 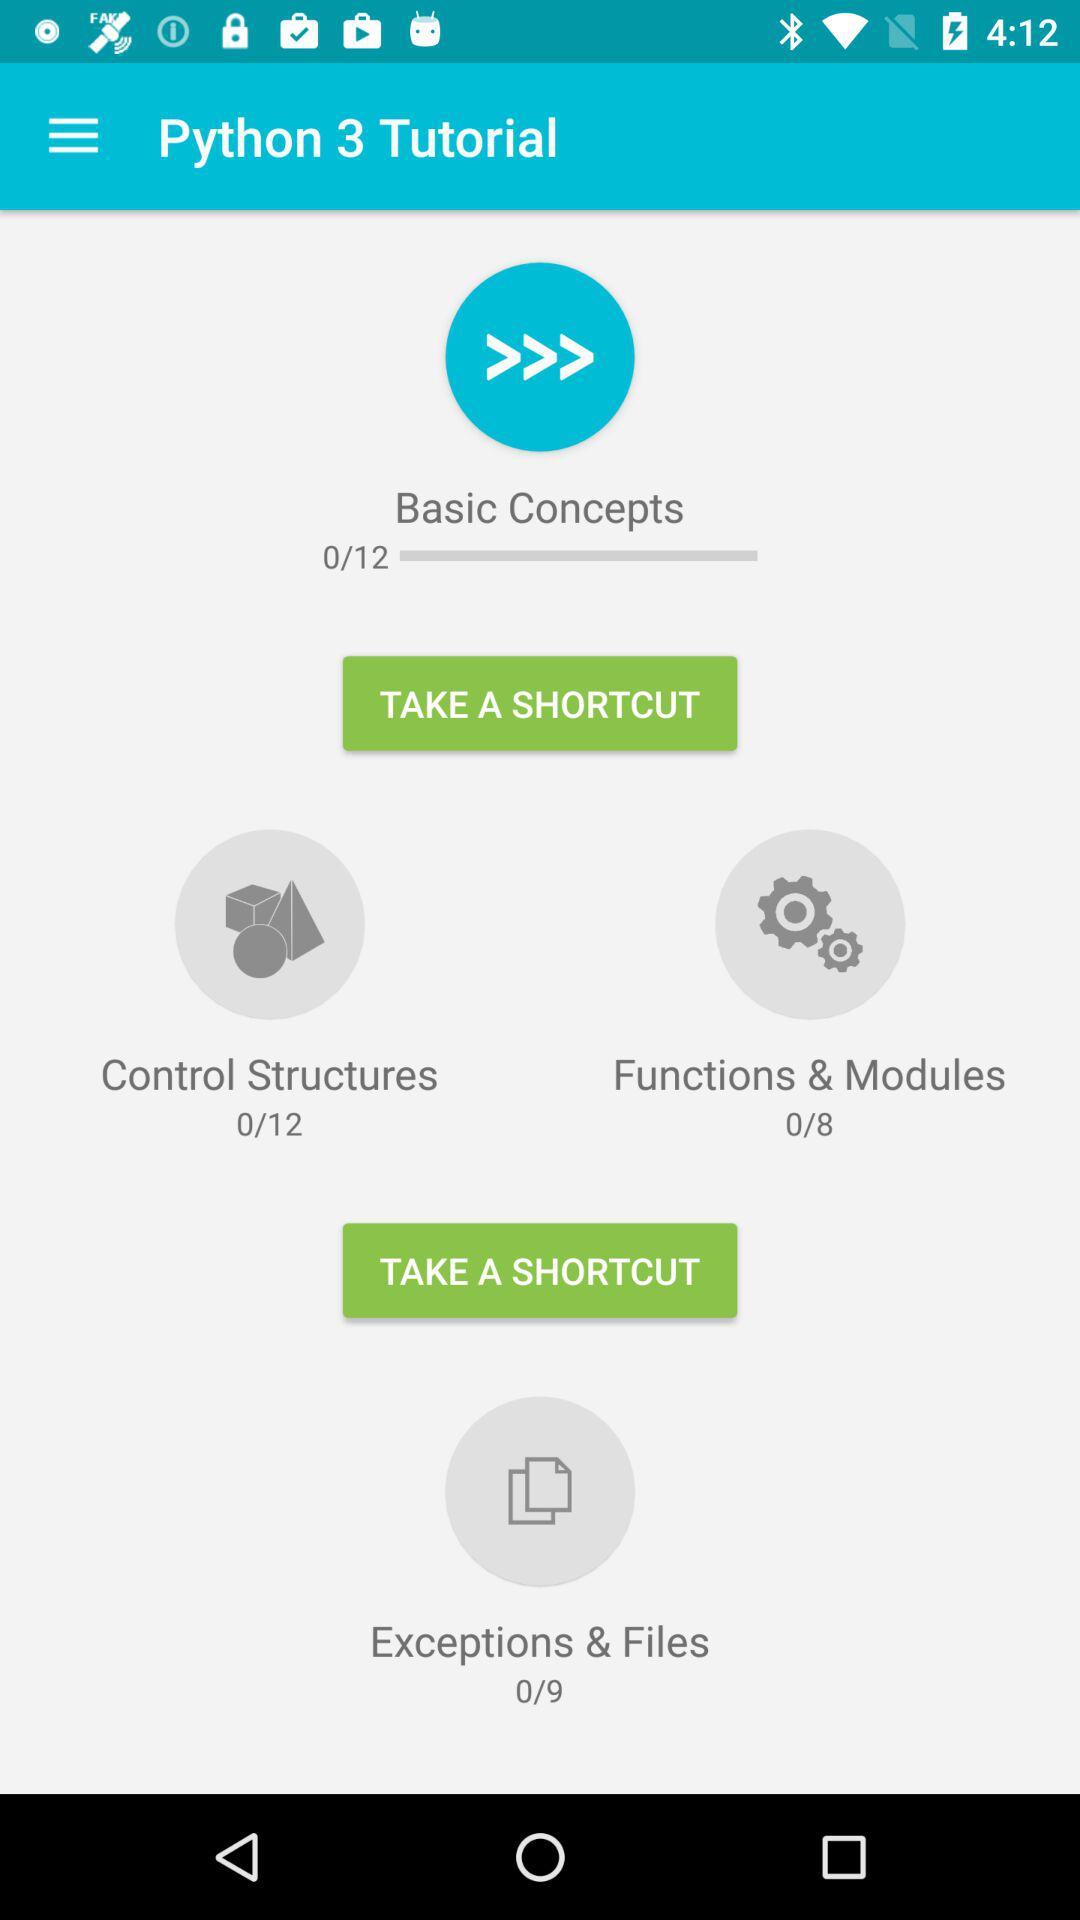 I want to click on item next to python 3 tutorial, so click(x=72, y=135).